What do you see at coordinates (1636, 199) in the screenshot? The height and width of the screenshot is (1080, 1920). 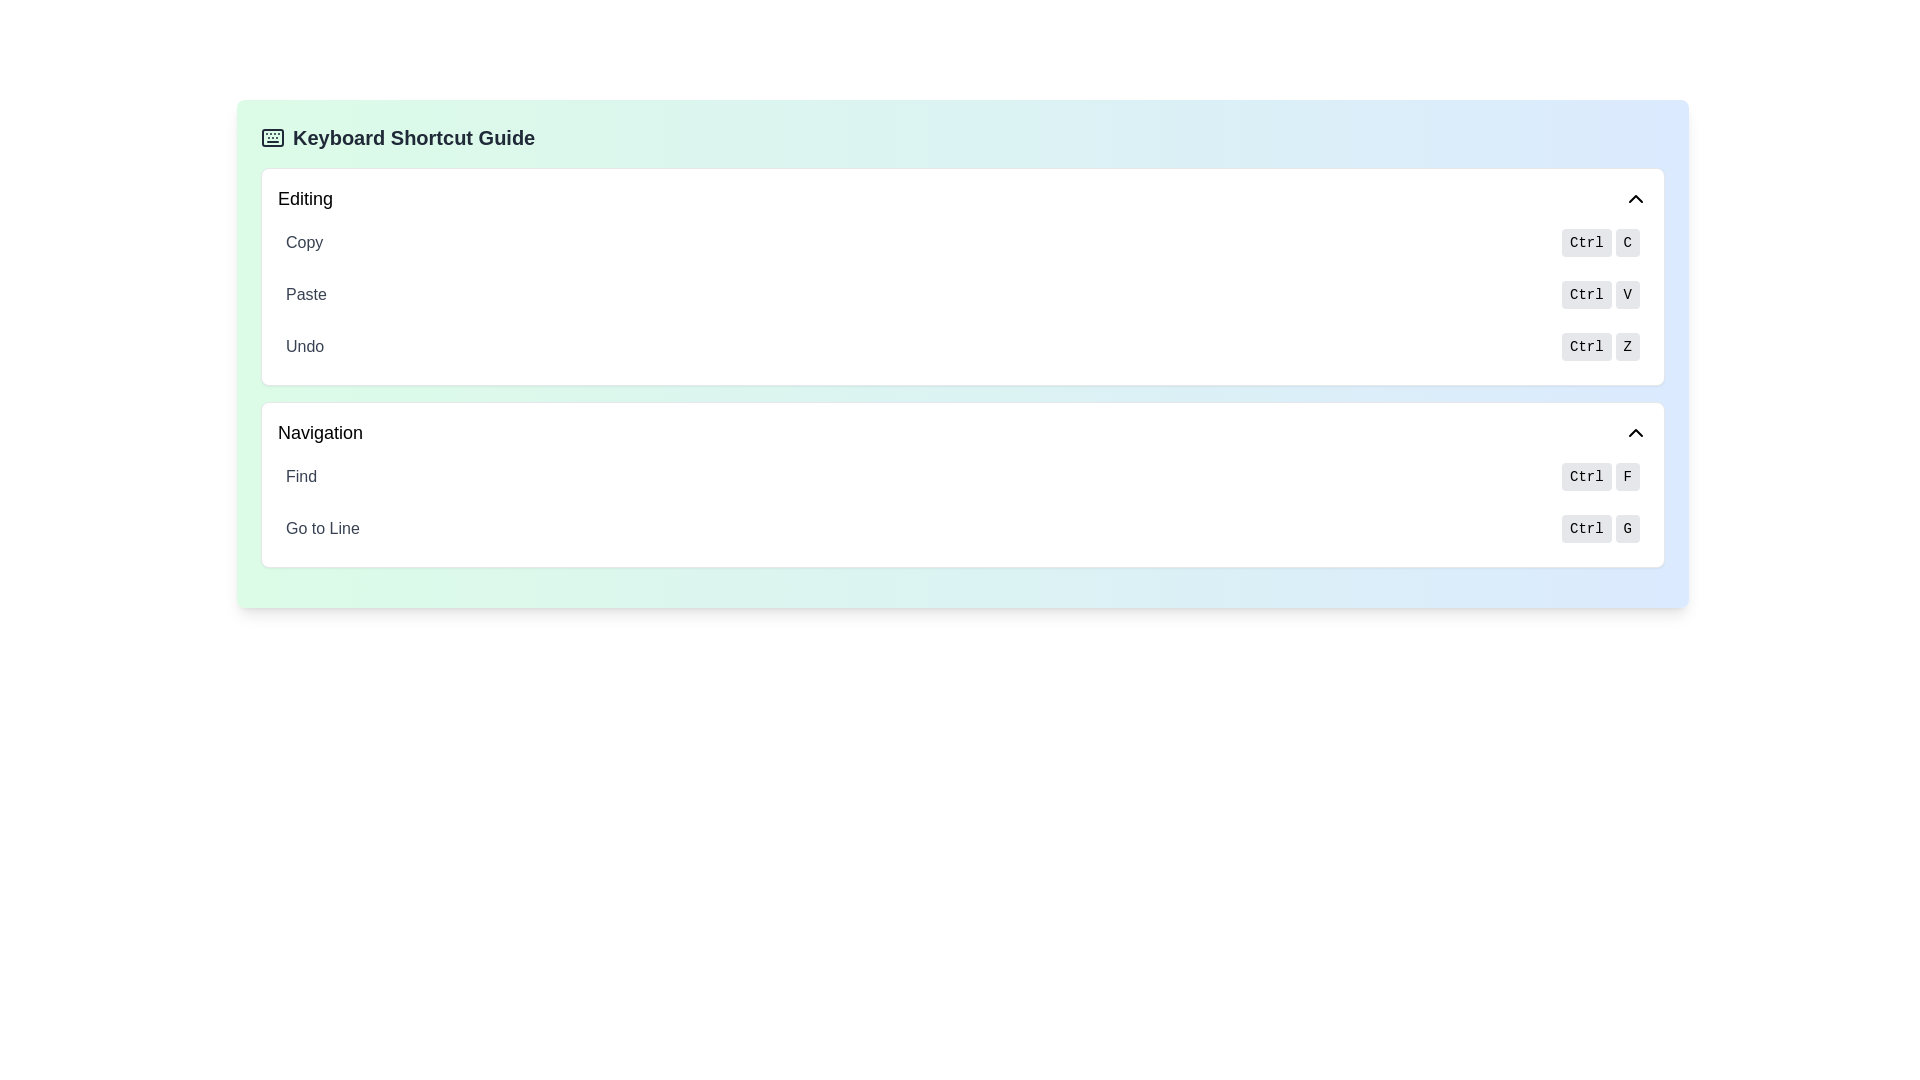 I see `the toggle icon located in the top-right corner of the 'Editing' section header` at bounding box center [1636, 199].